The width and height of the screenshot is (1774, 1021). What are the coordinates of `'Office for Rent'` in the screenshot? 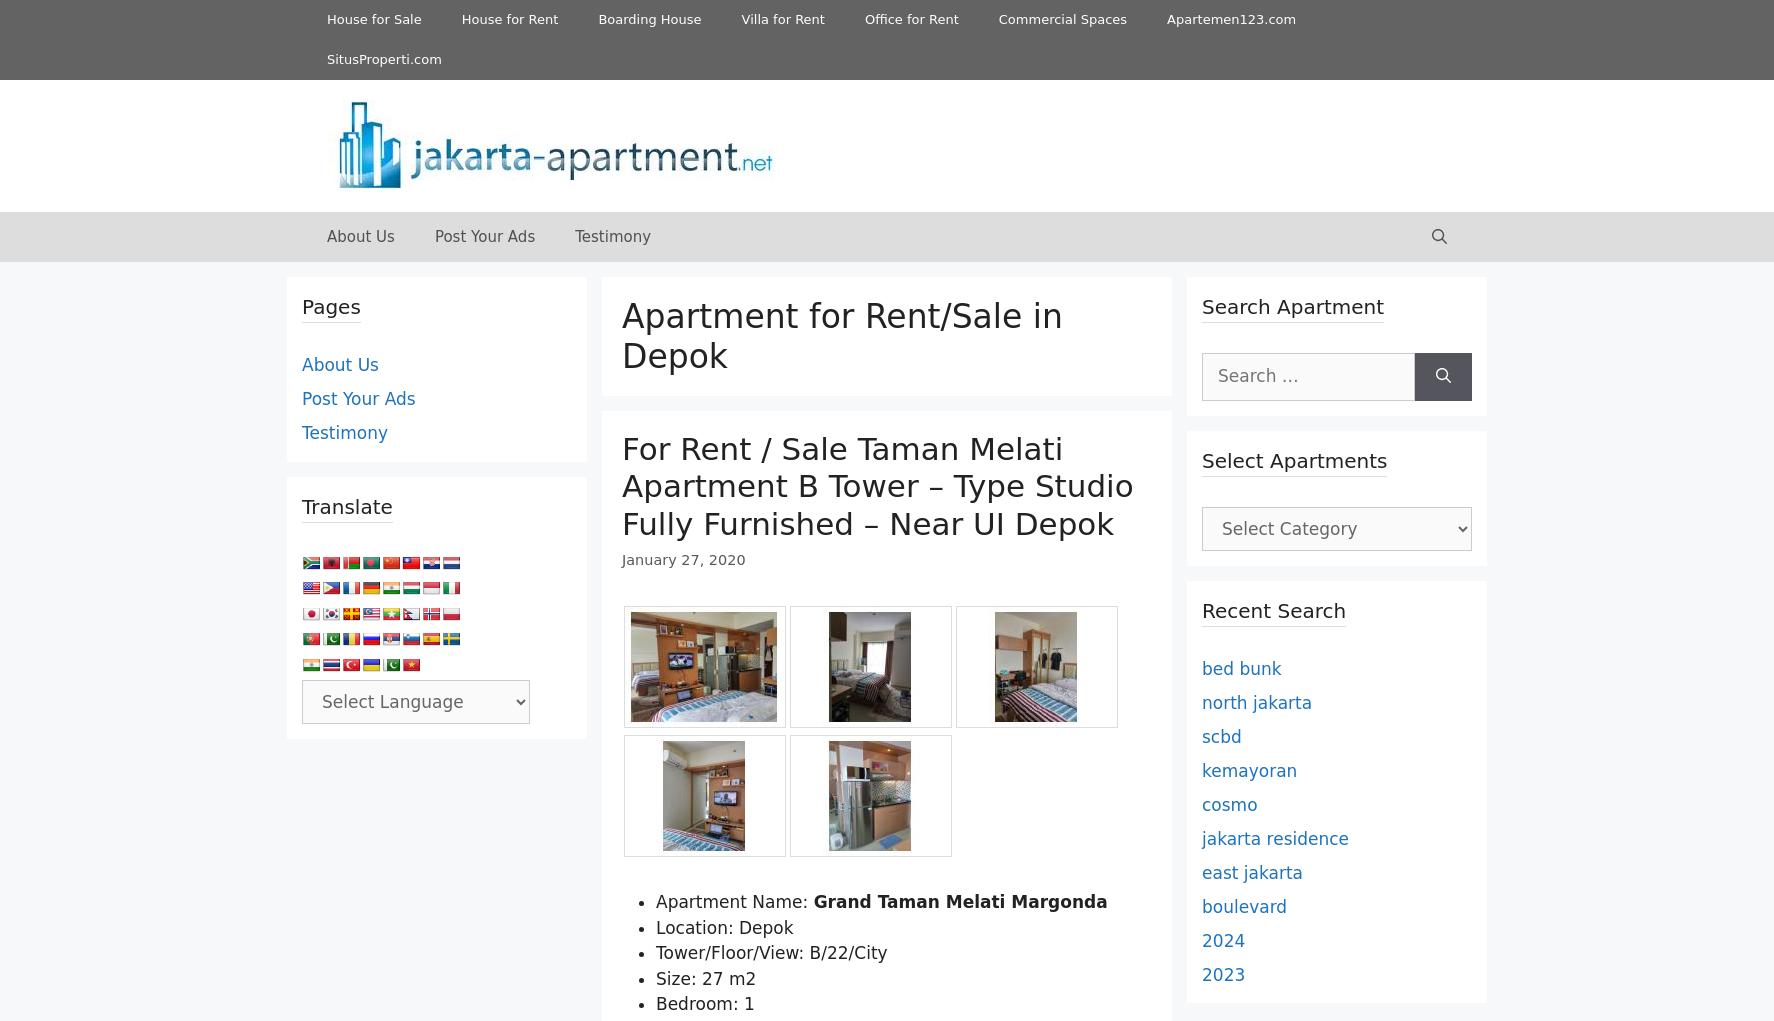 It's located at (863, 18).